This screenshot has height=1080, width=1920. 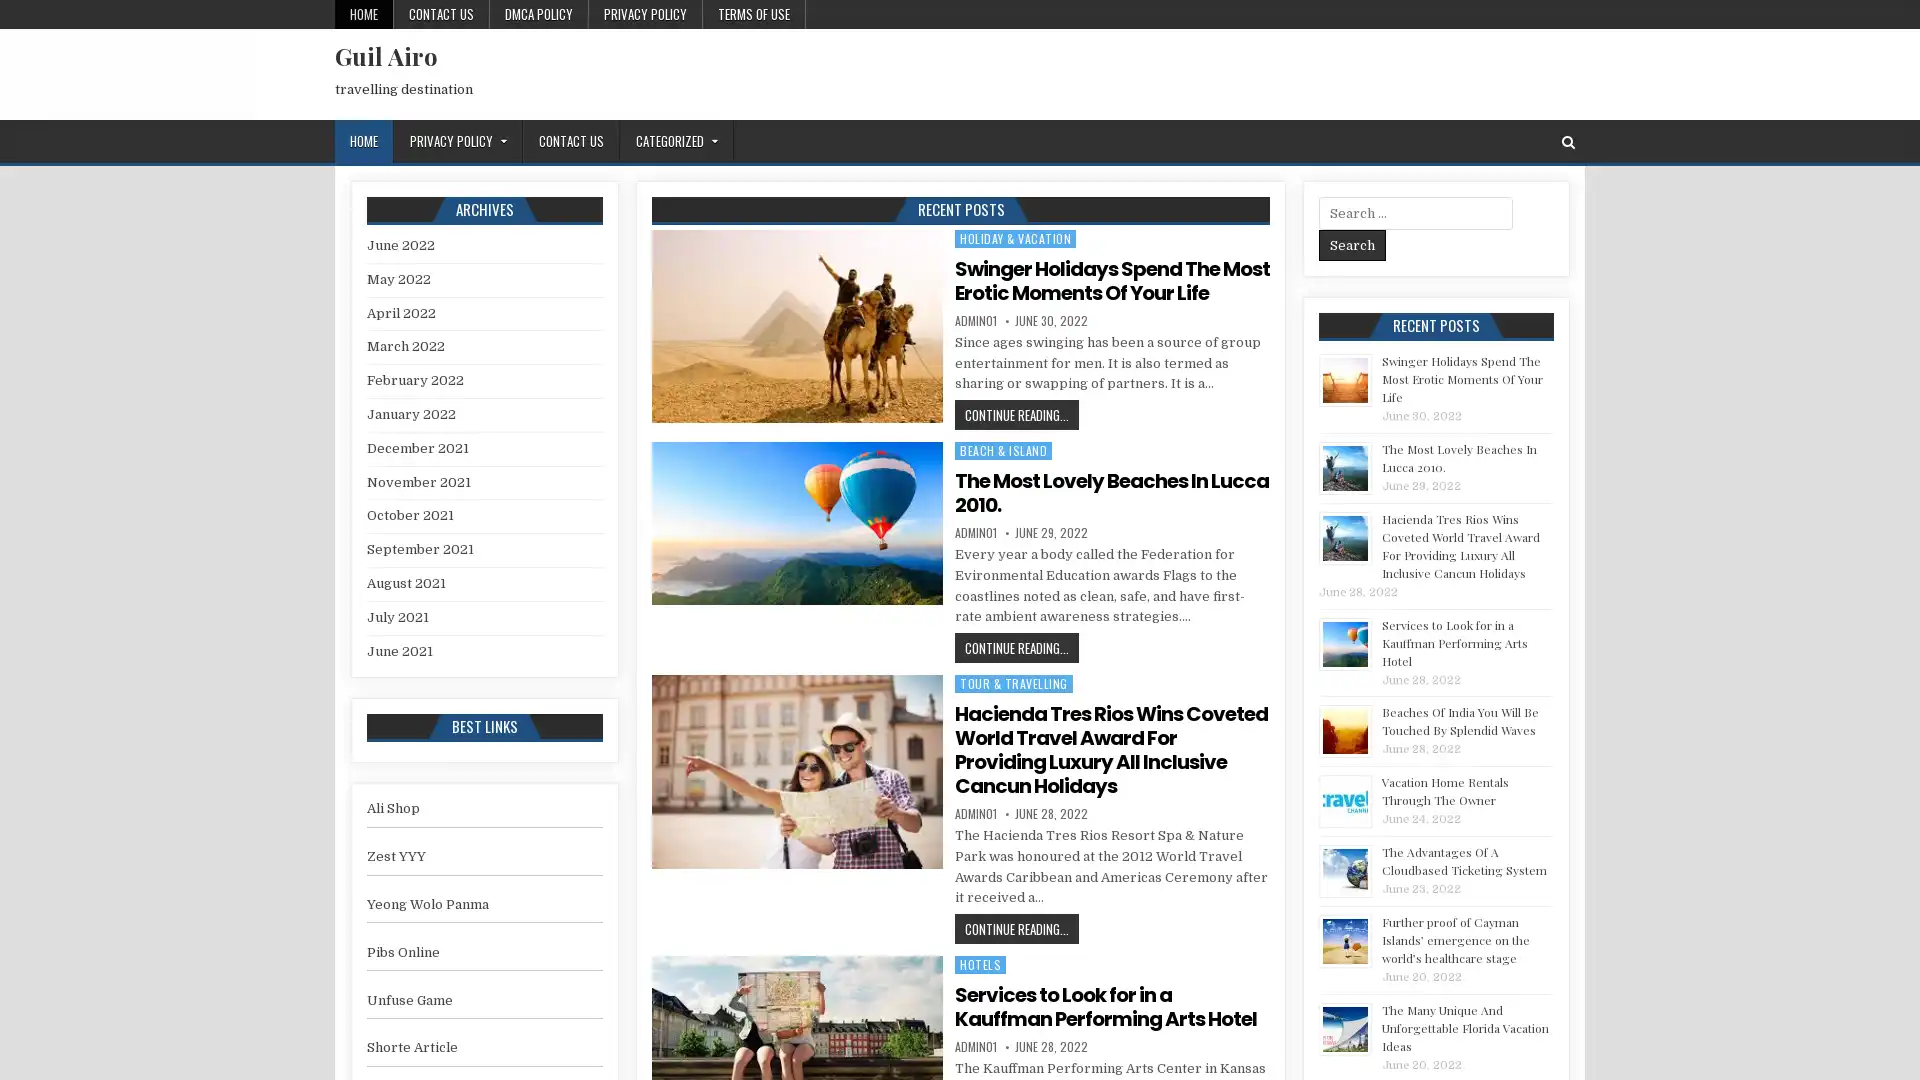 What do you see at coordinates (1351, 244) in the screenshot?
I see `Search` at bounding box center [1351, 244].